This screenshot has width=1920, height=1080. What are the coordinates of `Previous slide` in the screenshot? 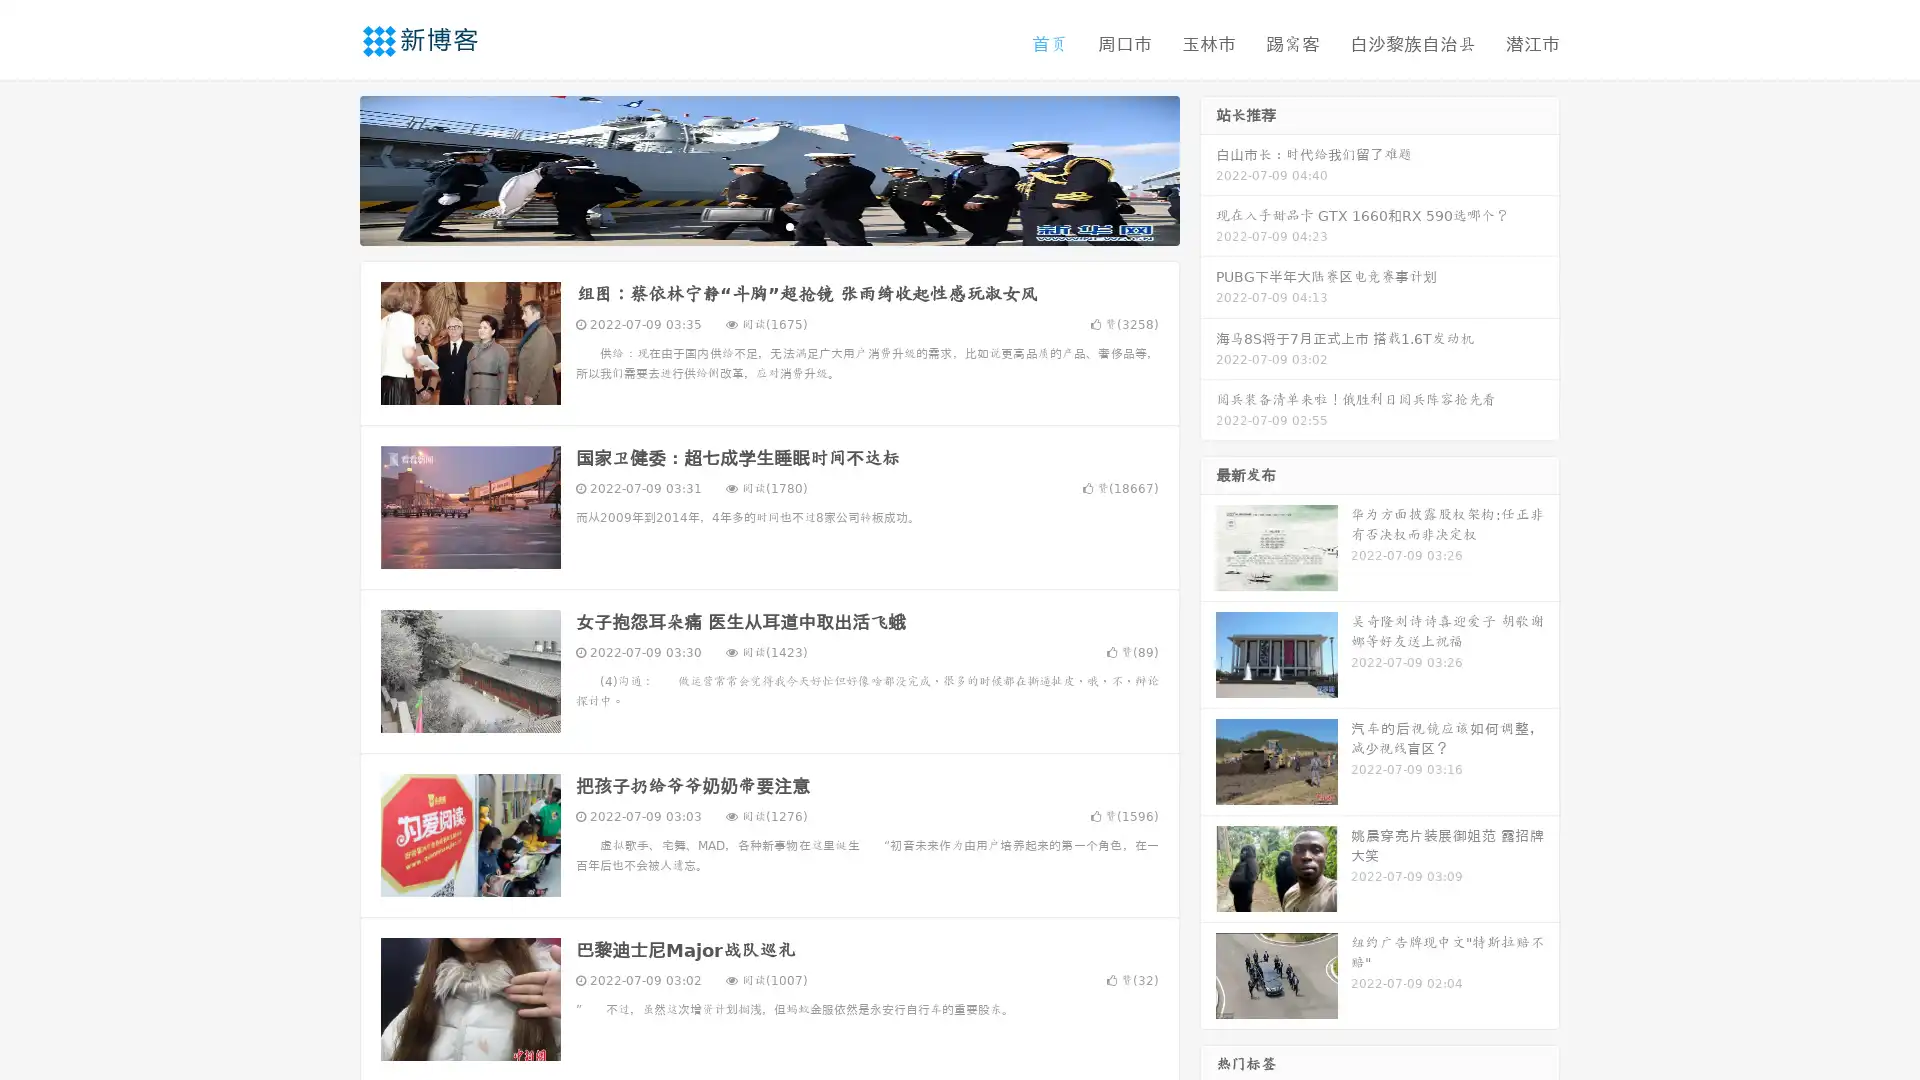 It's located at (330, 168).